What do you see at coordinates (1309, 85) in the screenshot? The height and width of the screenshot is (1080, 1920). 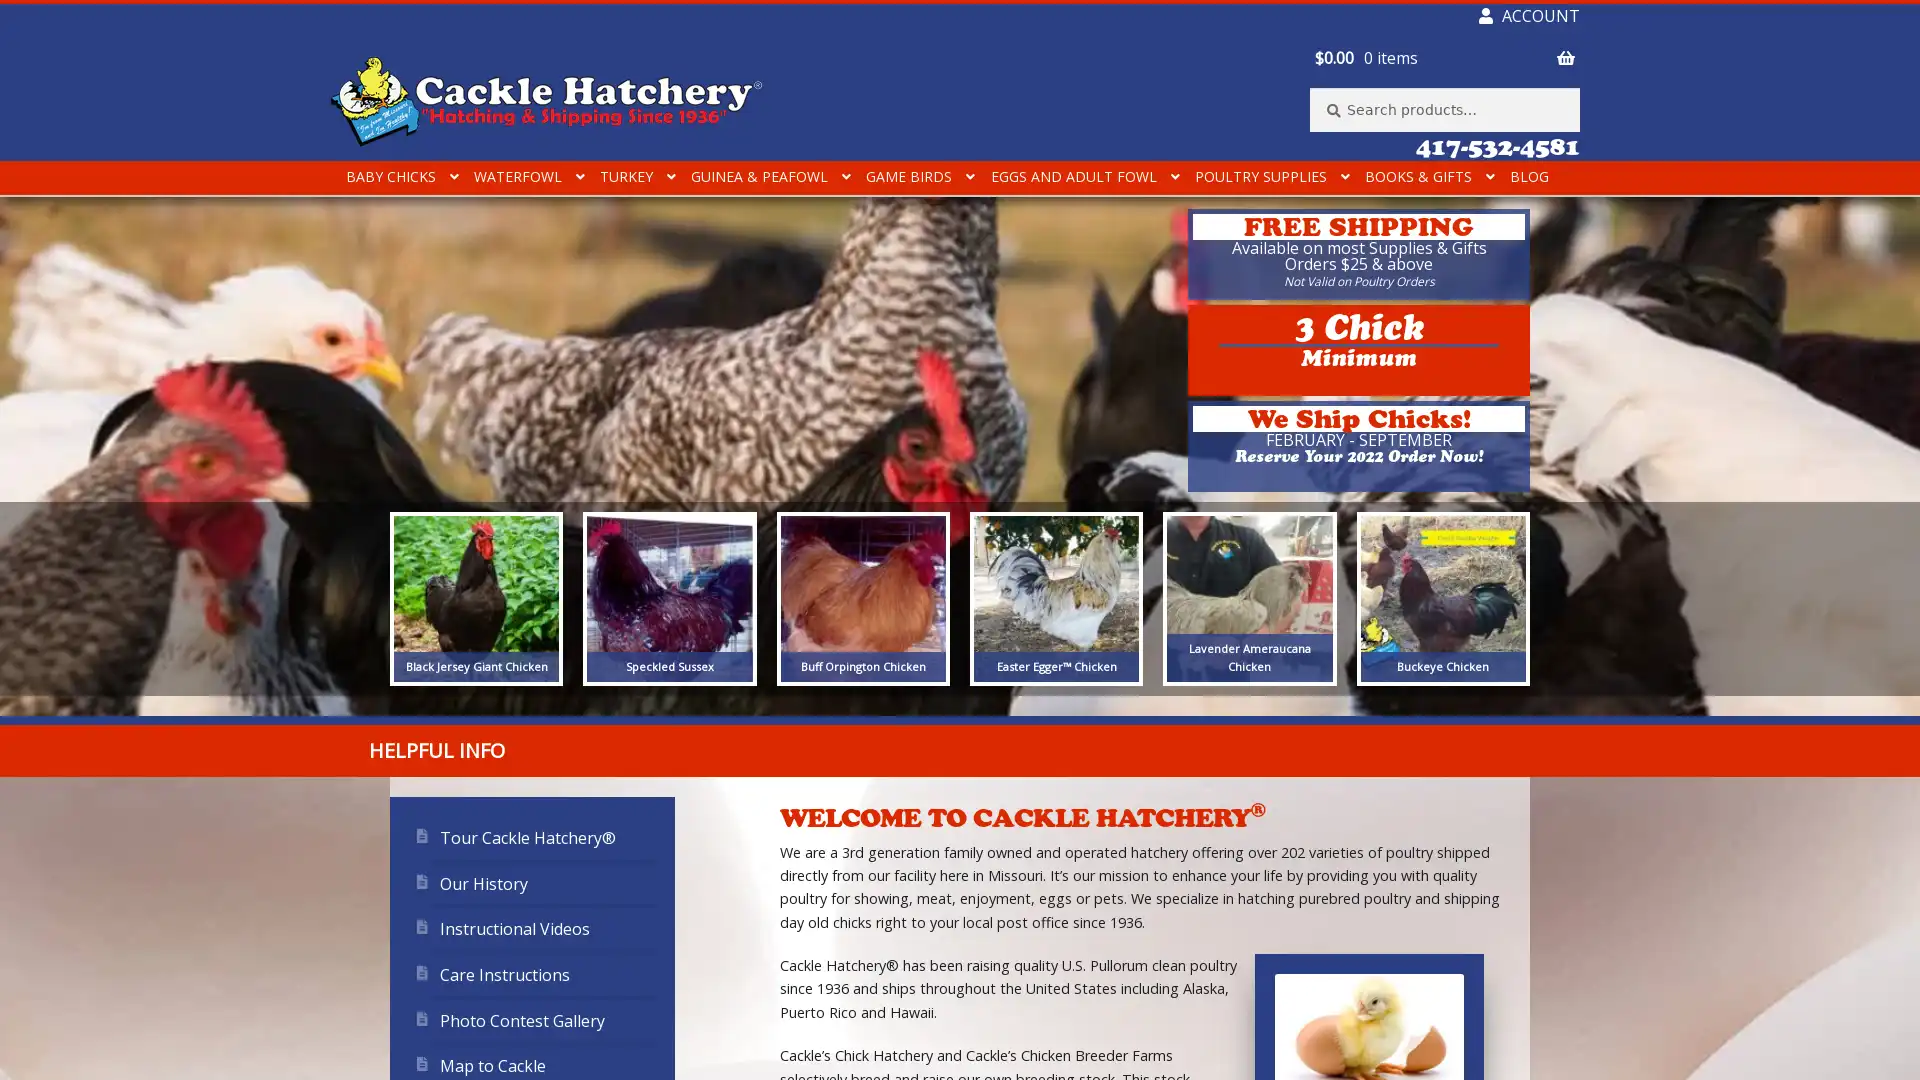 I see `Search` at bounding box center [1309, 85].